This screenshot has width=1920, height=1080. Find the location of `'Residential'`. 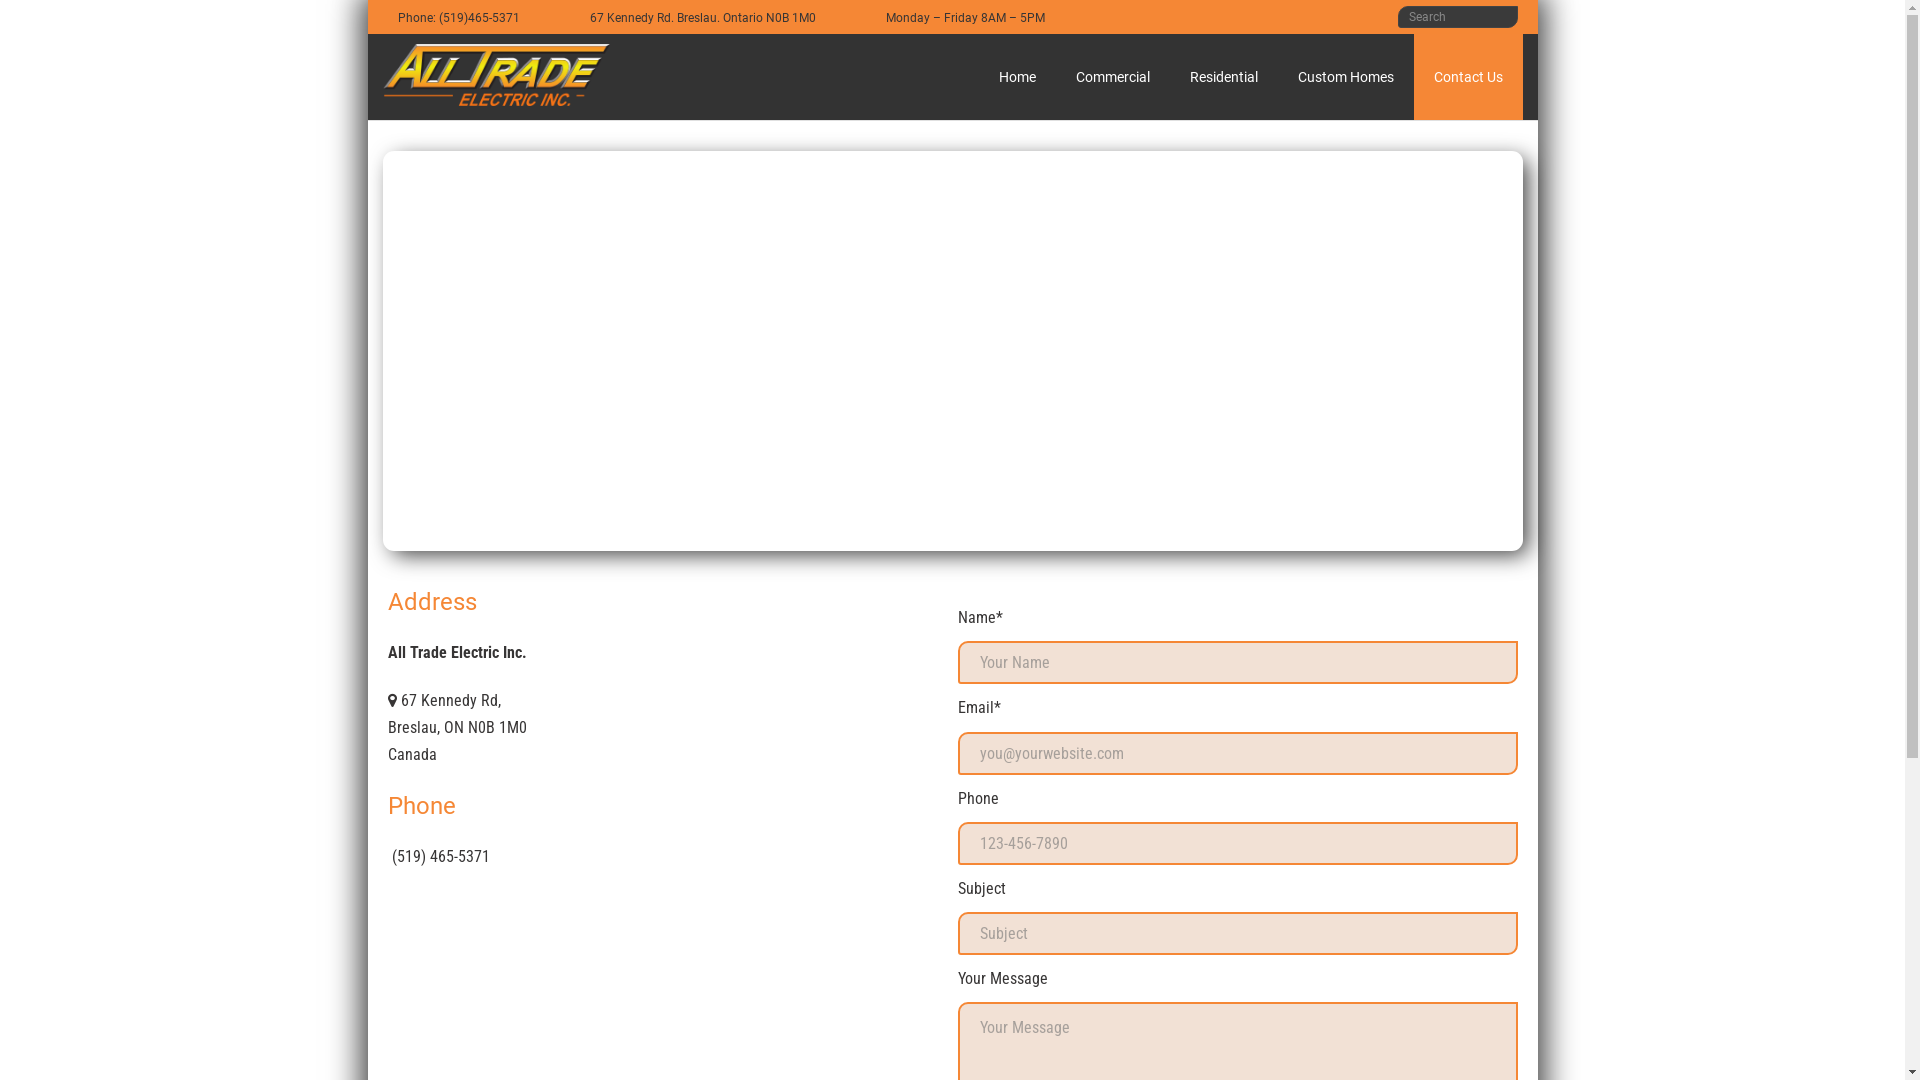

'Residential' is located at coordinates (1223, 76).